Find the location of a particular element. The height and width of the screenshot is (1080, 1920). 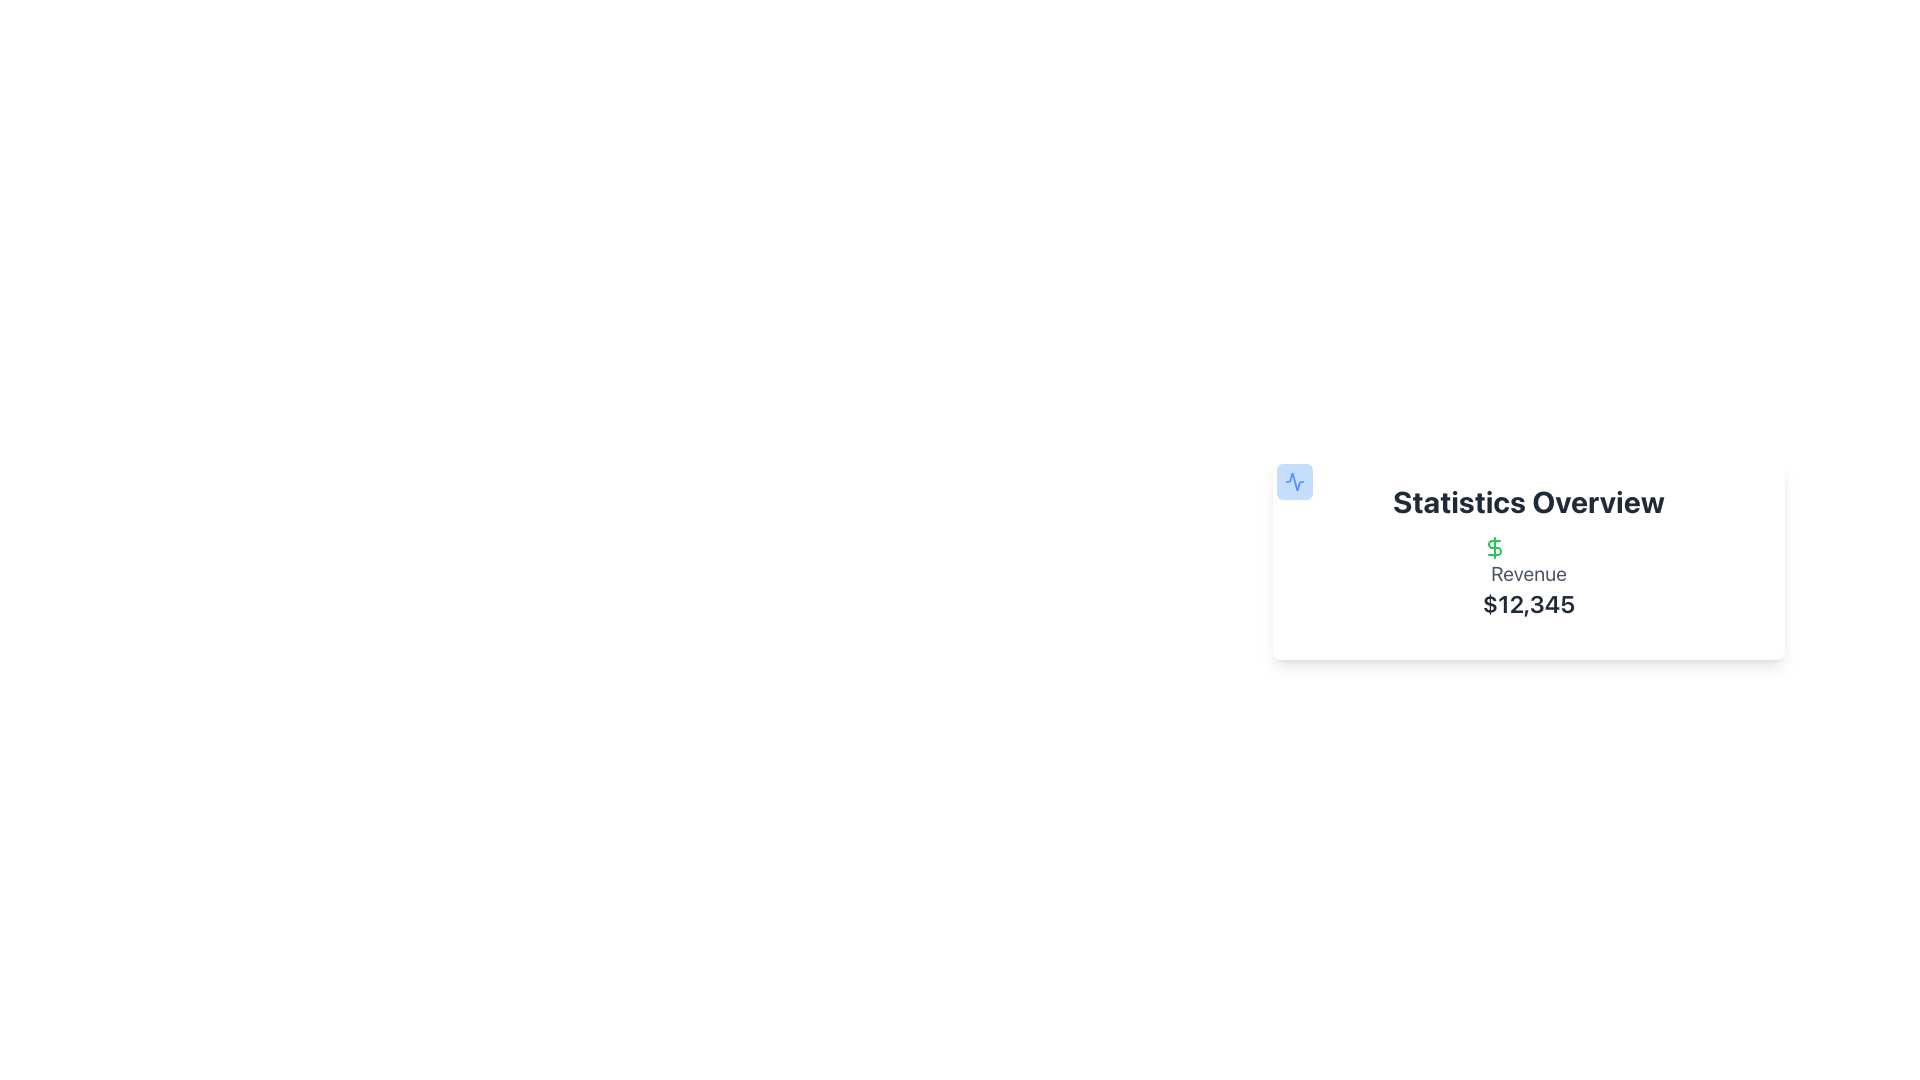

the text label reading 'Revenue' that is styled with a large font size and light gray color, located below a green dollar sign icon and above the numeric text '$12,345' is located at coordinates (1528, 574).